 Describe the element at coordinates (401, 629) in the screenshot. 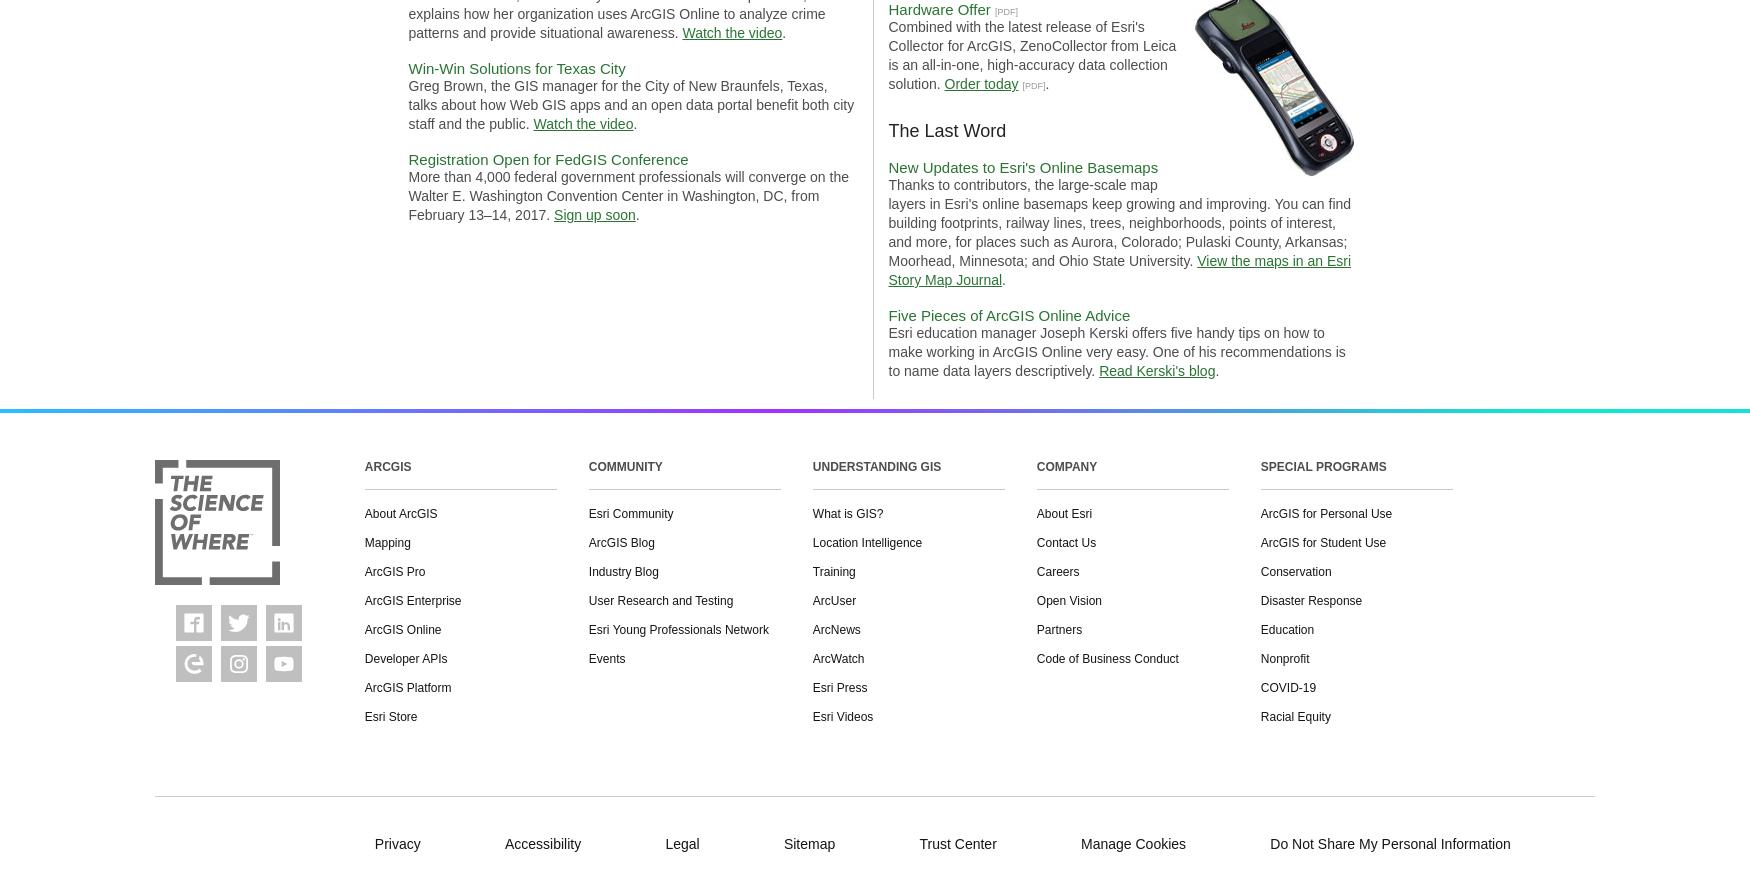

I see `'ArcGIS Online'` at that location.